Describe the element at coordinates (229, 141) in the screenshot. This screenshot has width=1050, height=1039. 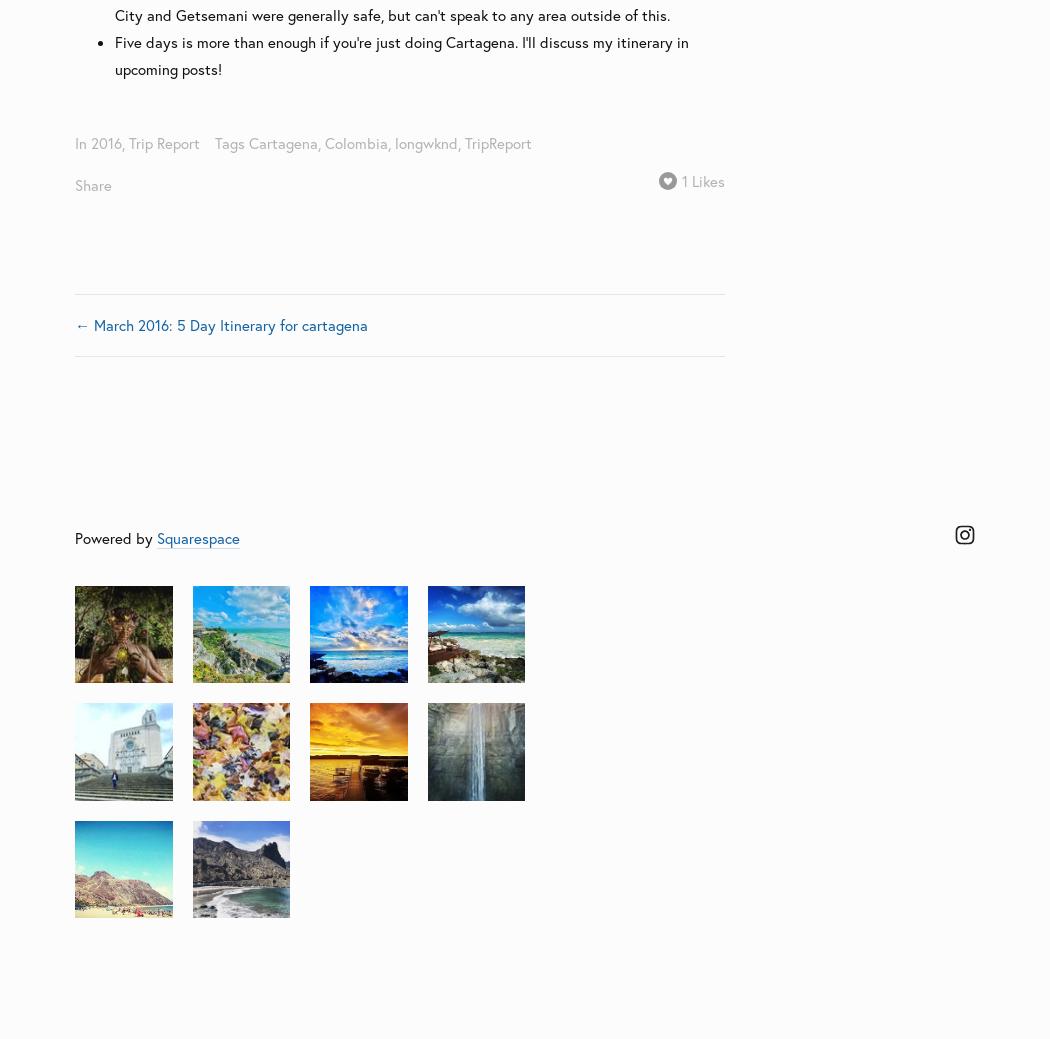
I see `'Tags'` at that location.